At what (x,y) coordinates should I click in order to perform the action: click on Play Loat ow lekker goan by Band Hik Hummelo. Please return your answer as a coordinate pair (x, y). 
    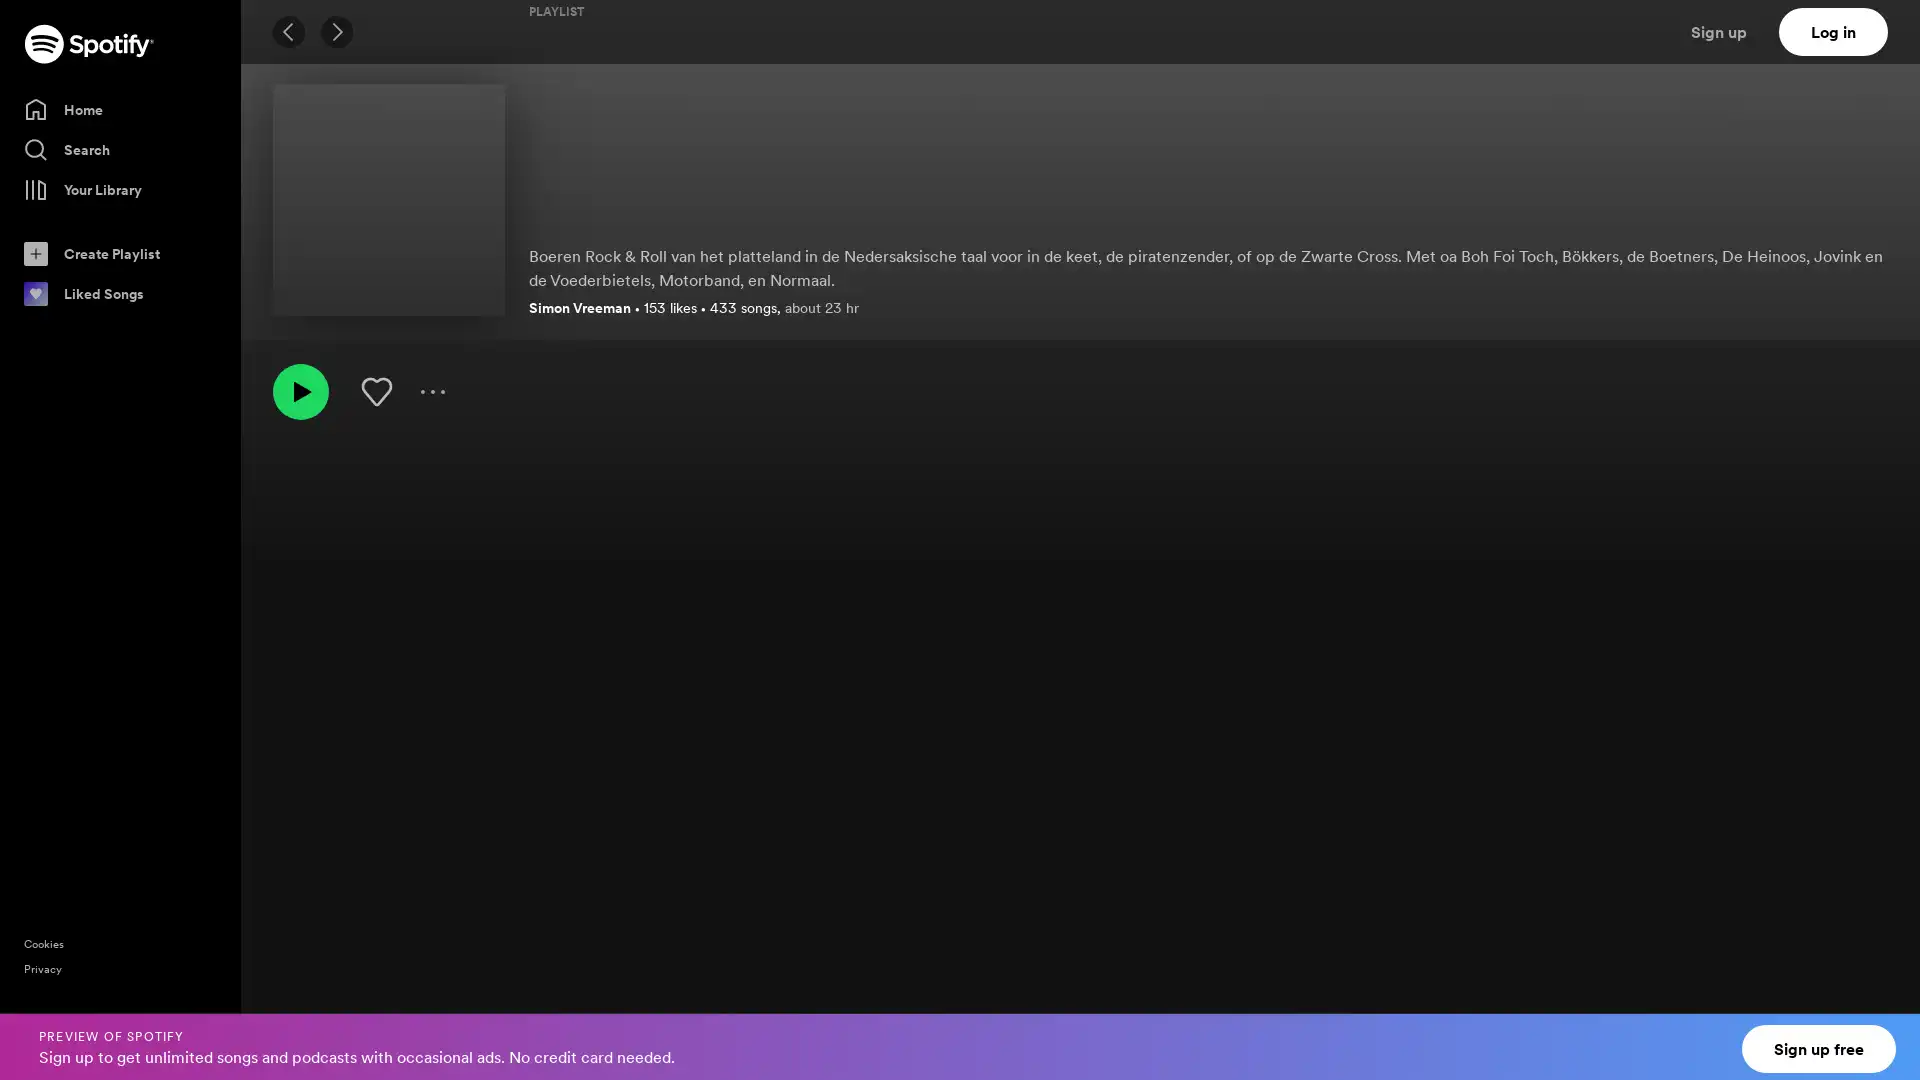
    Looking at the image, I should click on (297, 637).